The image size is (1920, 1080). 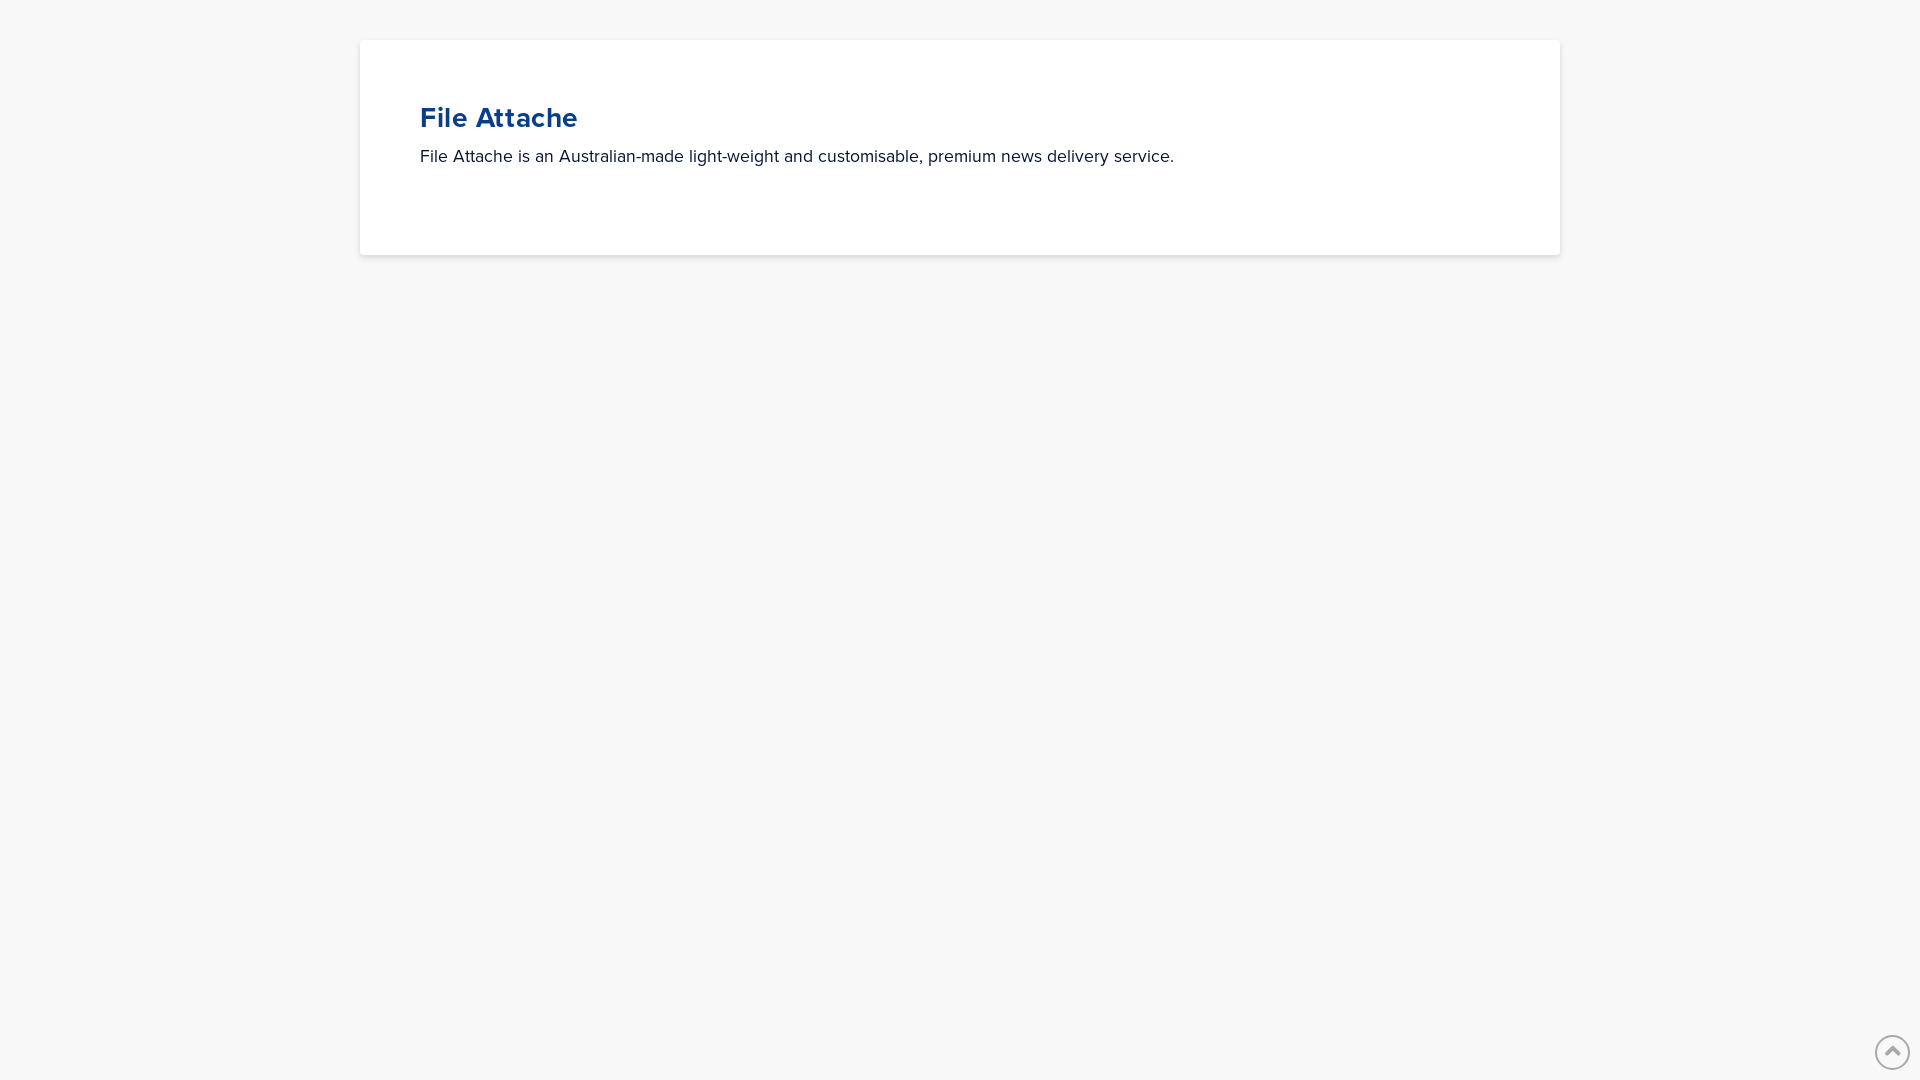 I want to click on 'Back to Top', so click(x=1891, y=1051).